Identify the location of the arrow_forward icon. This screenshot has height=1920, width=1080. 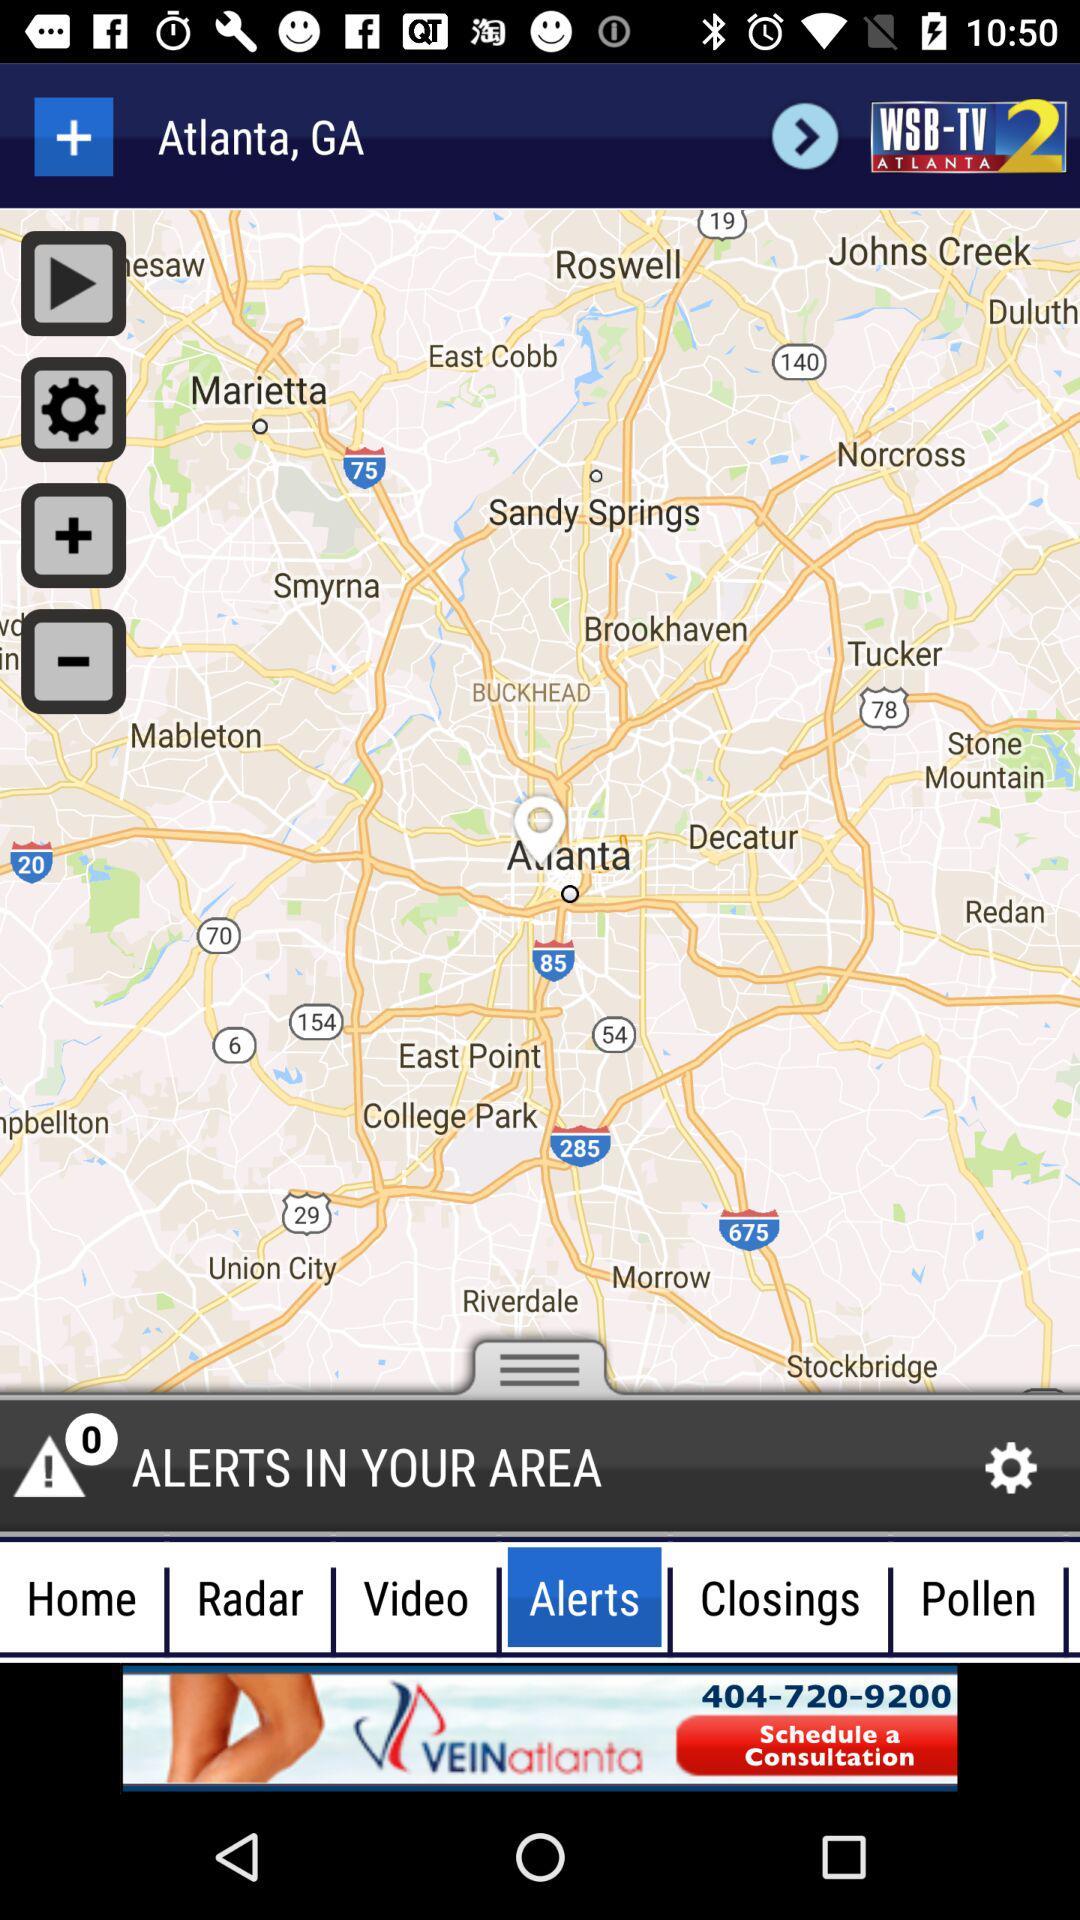
(804, 135).